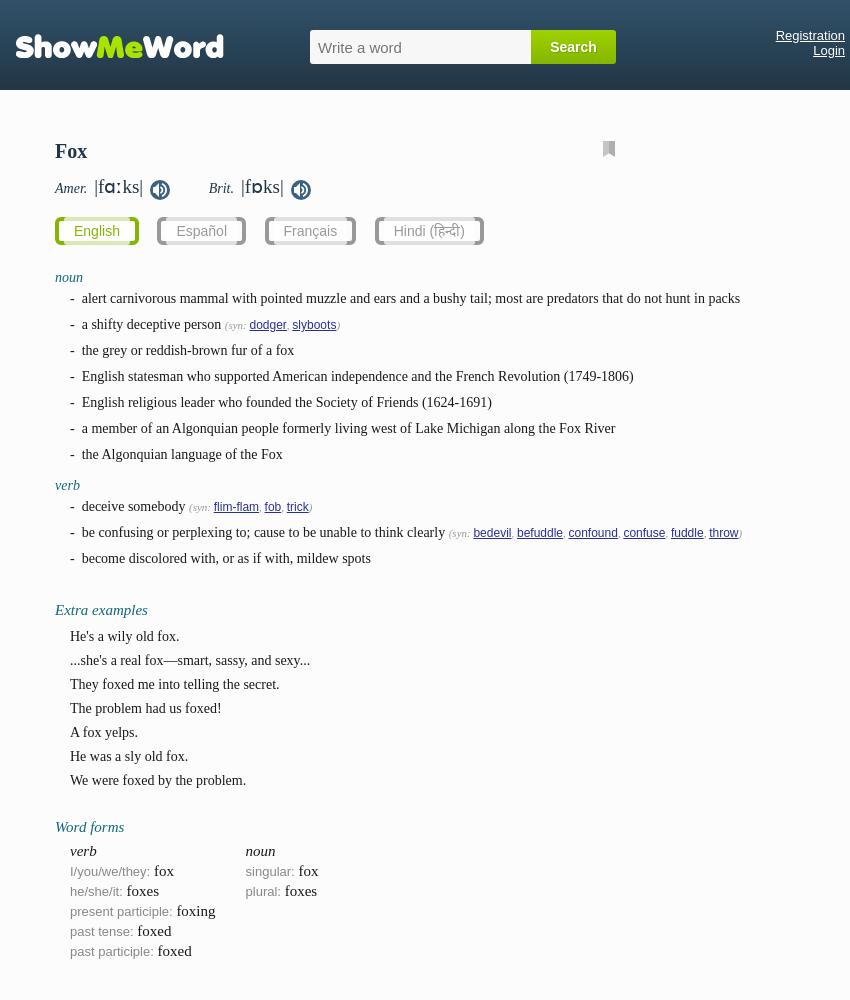  Describe the element at coordinates (260, 186) in the screenshot. I see `'|fɒks|'` at that location.